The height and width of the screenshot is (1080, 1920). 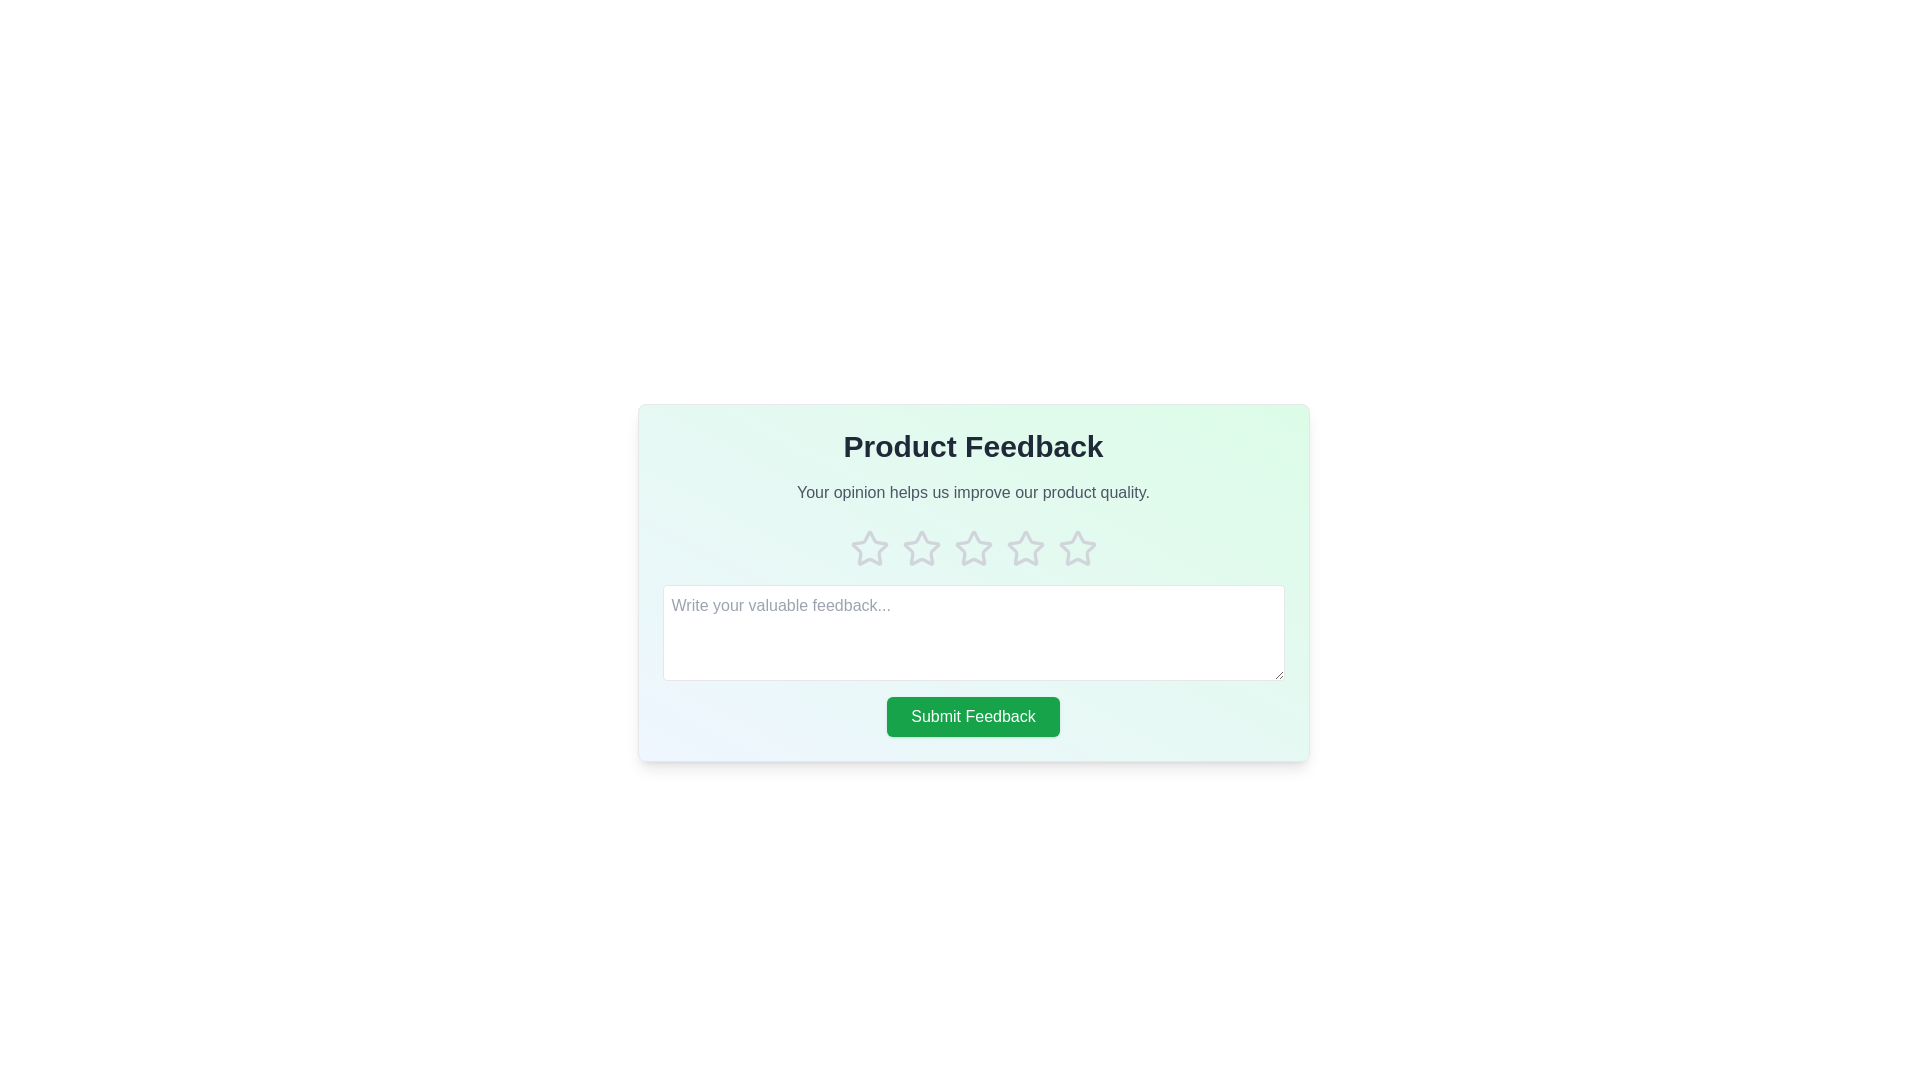 I want to click on the 'Submit Feedback' button with a green background and white text, so click(x=973, y=716).